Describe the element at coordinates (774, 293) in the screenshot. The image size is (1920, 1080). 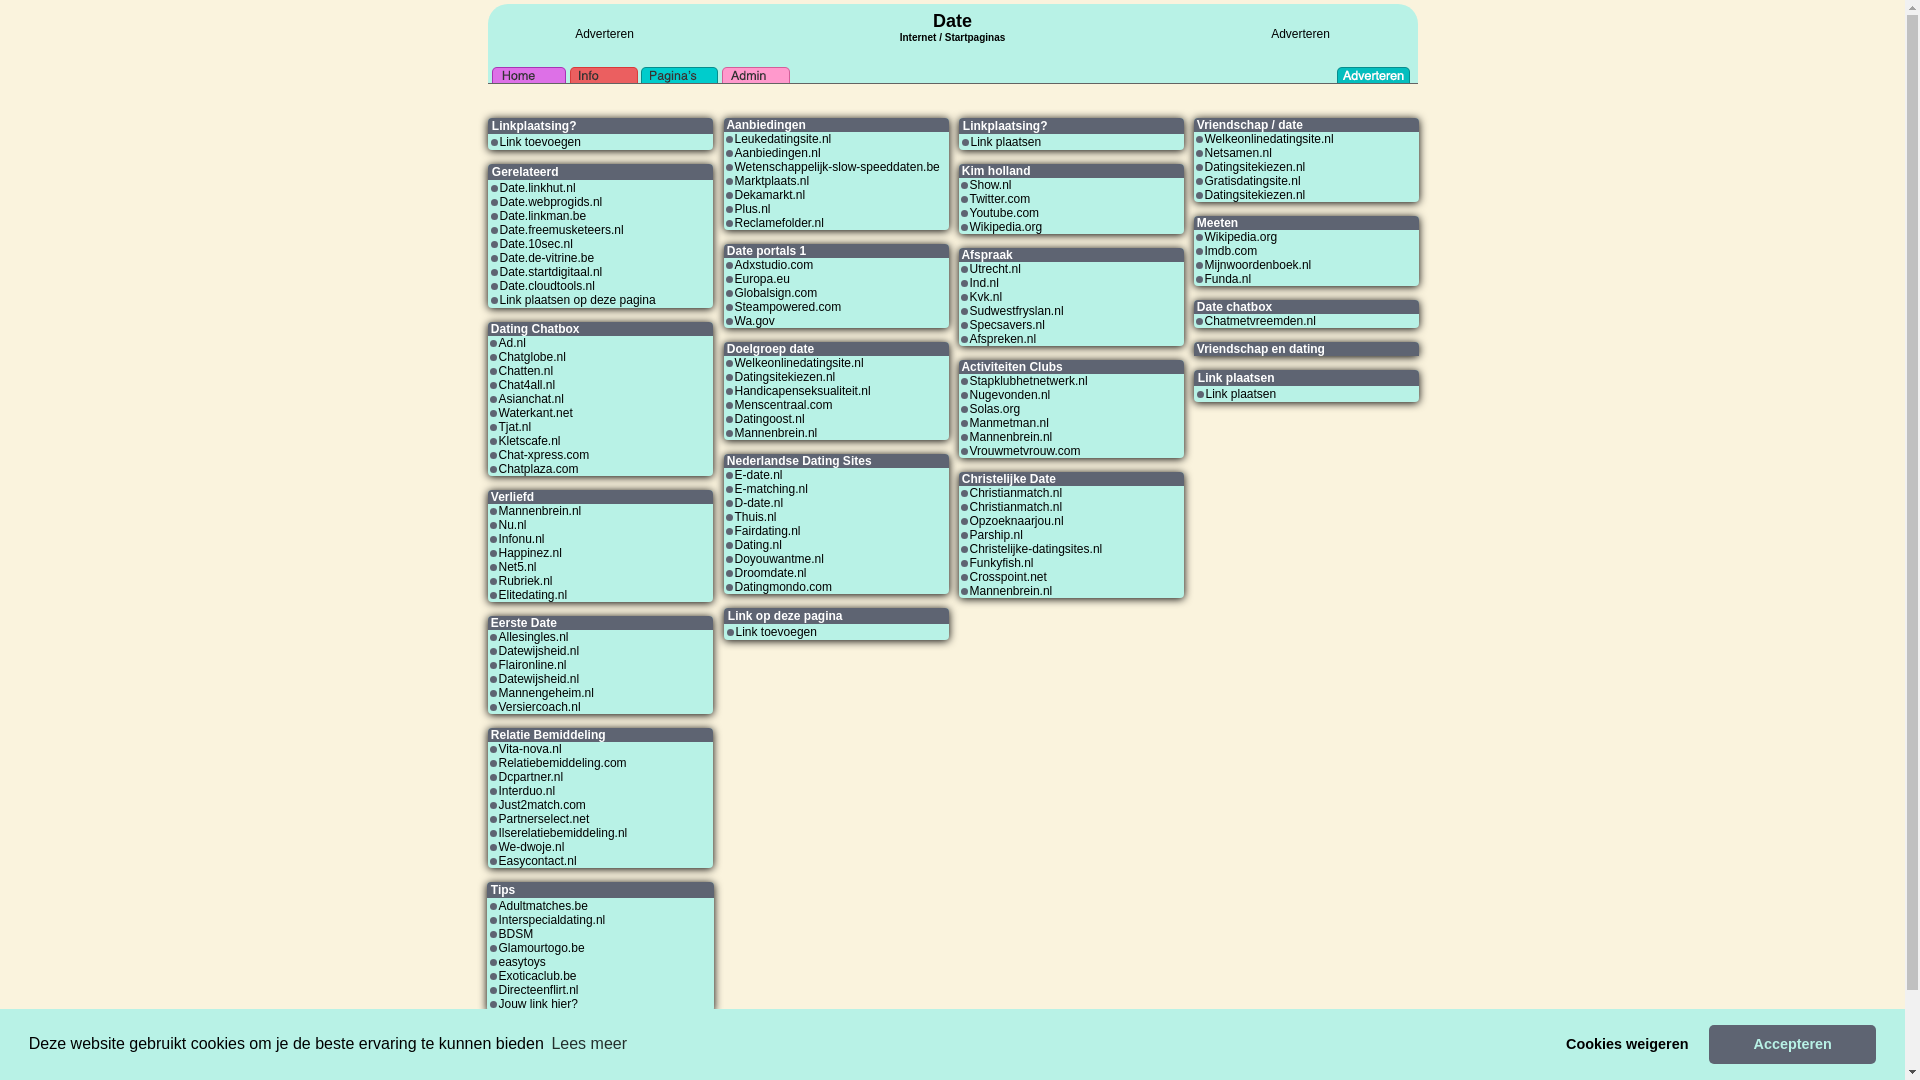
I see `'Globalsign.com'` at that location.